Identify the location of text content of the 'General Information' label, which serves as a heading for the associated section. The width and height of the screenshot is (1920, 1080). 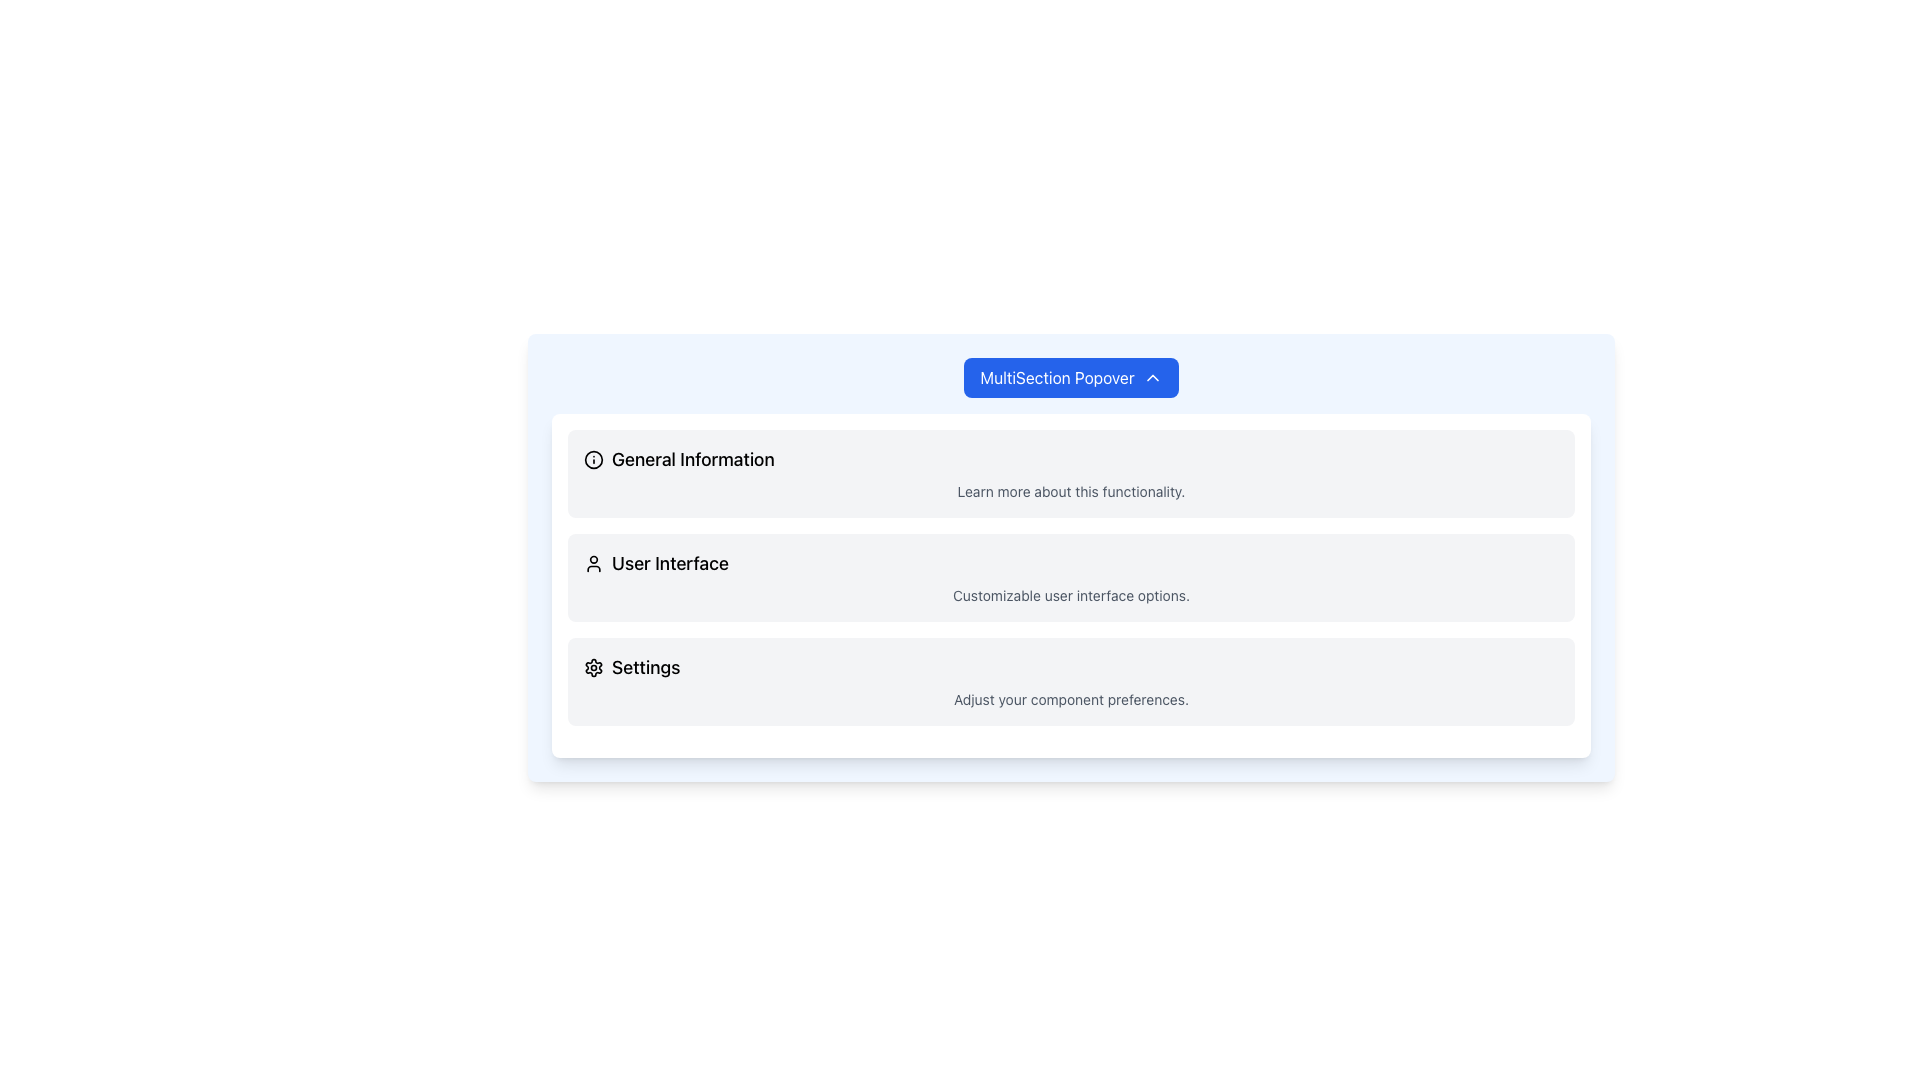
(693, 459).